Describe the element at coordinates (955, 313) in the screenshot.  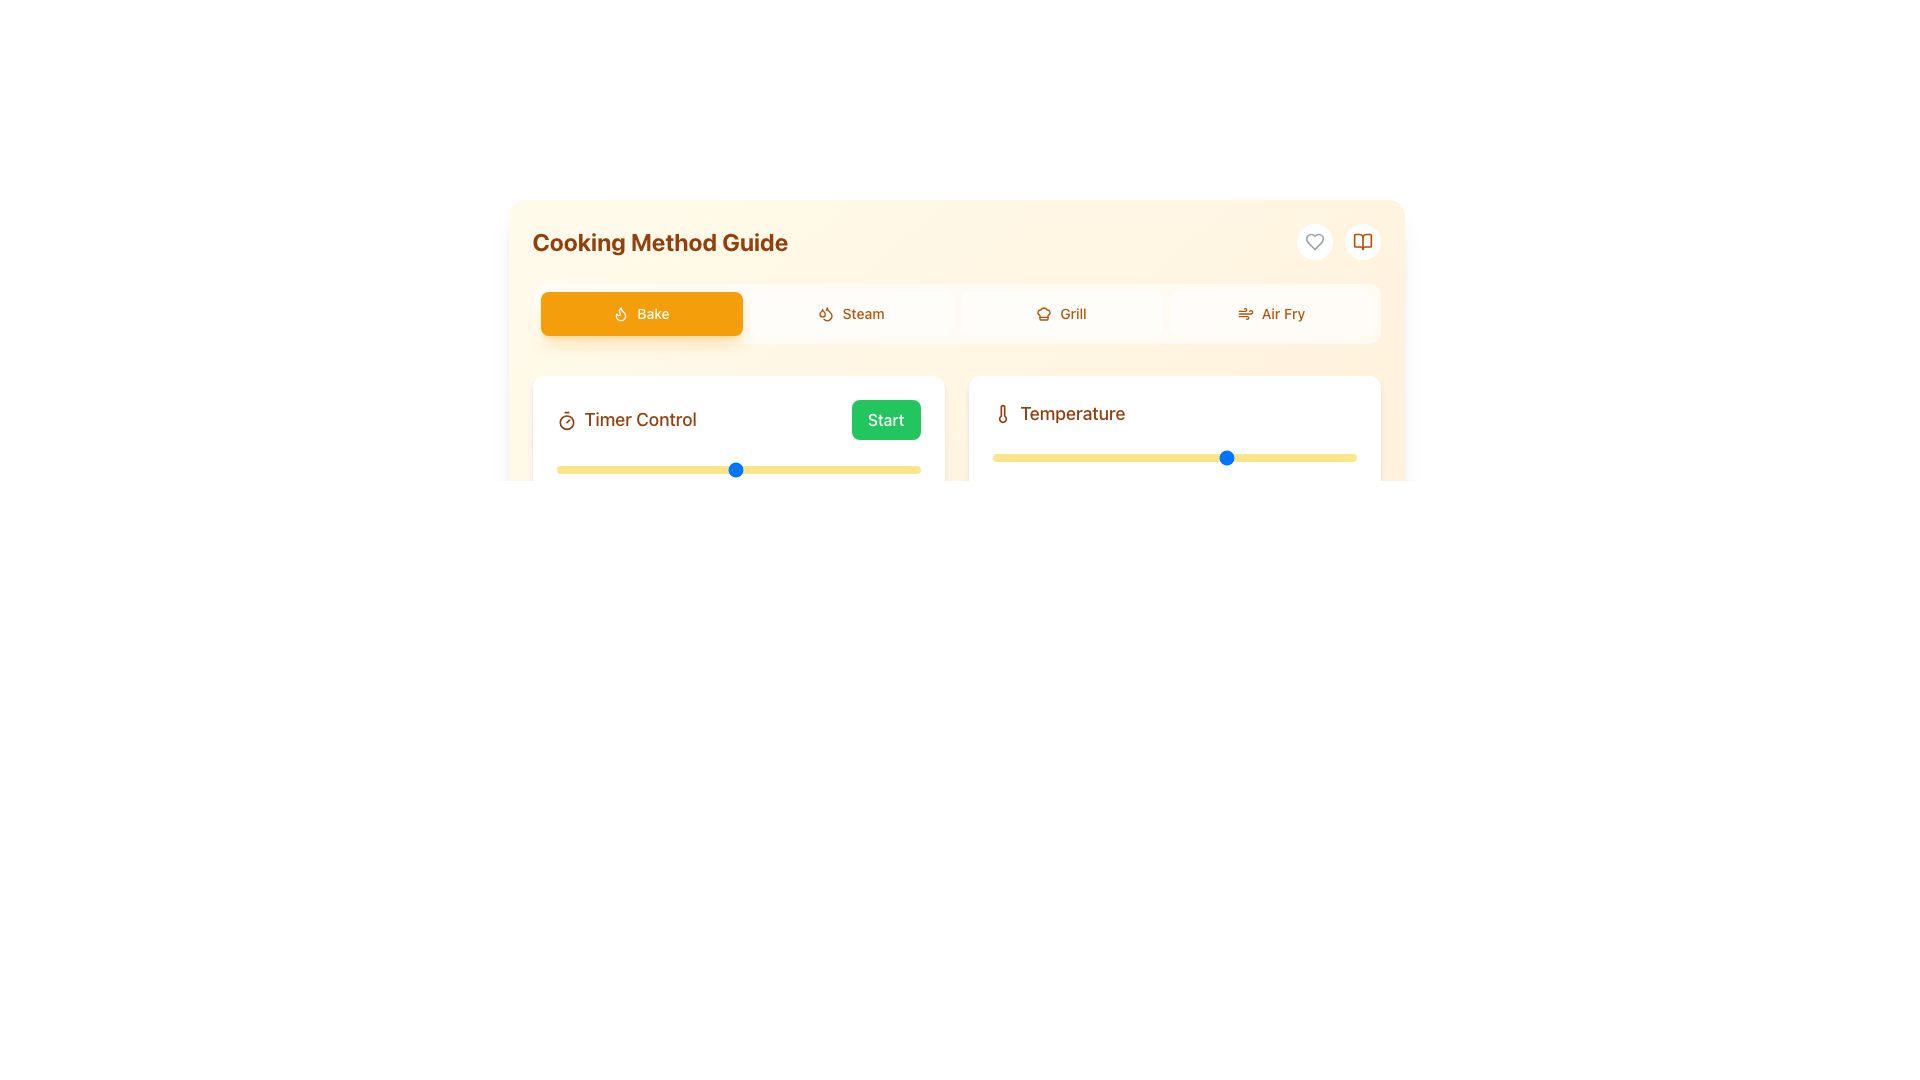
I see `the group of interactive buttons labeled "Bake," "Steam," "Grill," and "Air Fry"` at that location.